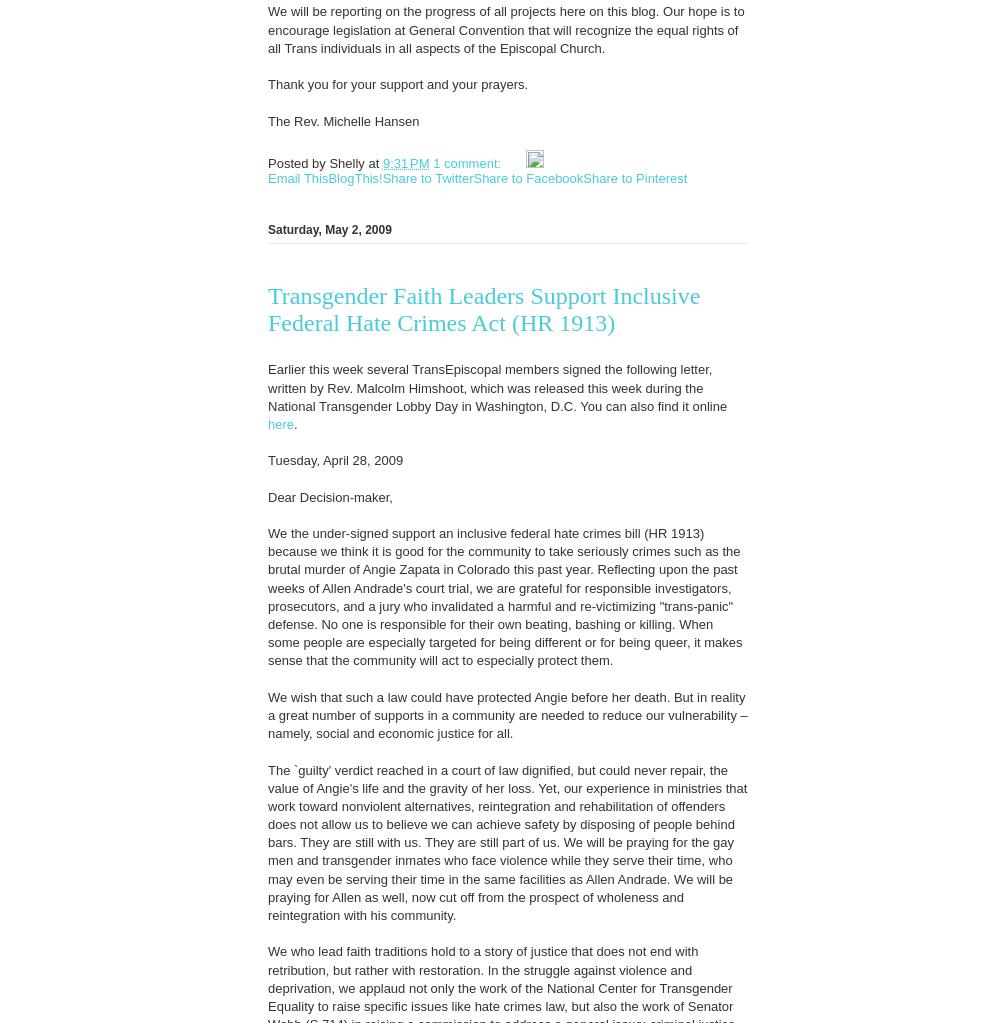  Describe the element at coordinates (397, 84) in the screenshot. I see `'Thank you for your support and your prayers.'` at that location.